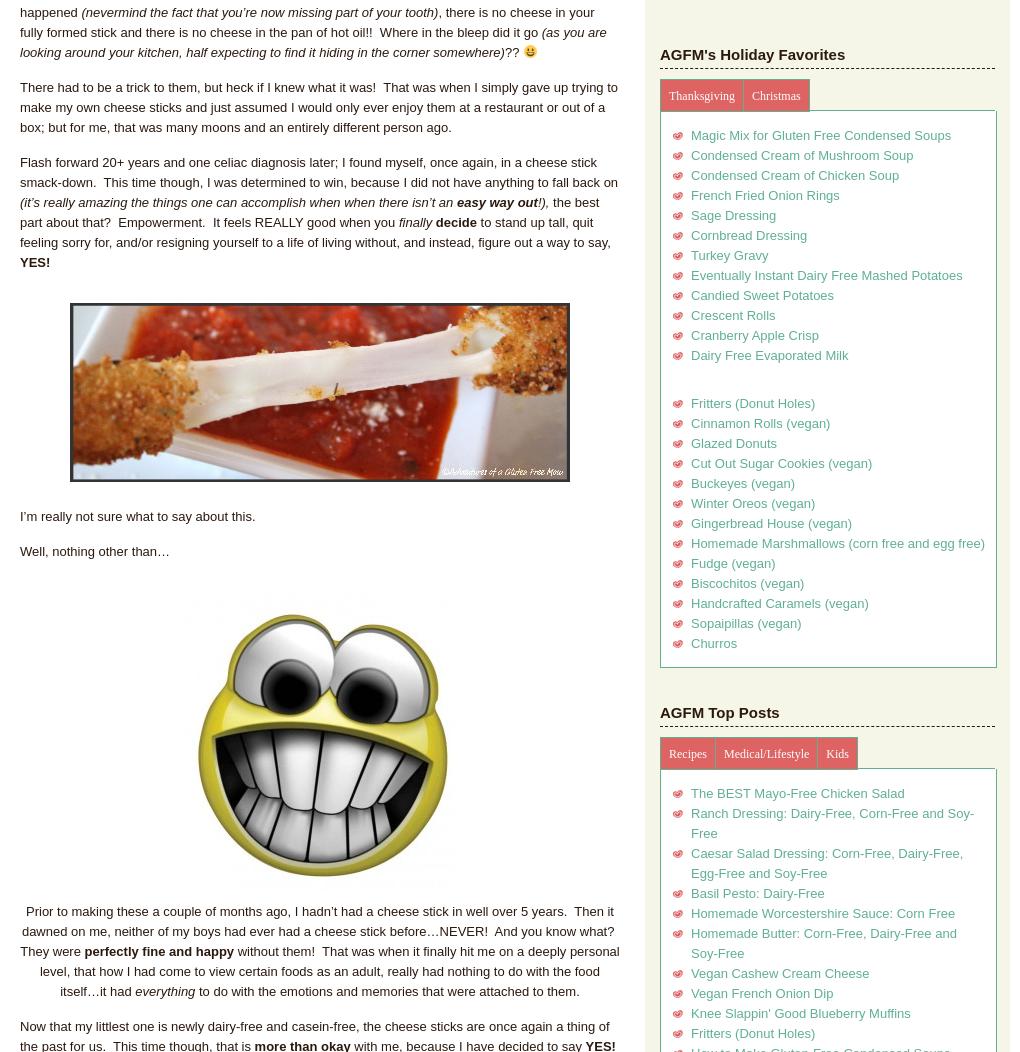  I want to click on '!),', so click(543, 201).